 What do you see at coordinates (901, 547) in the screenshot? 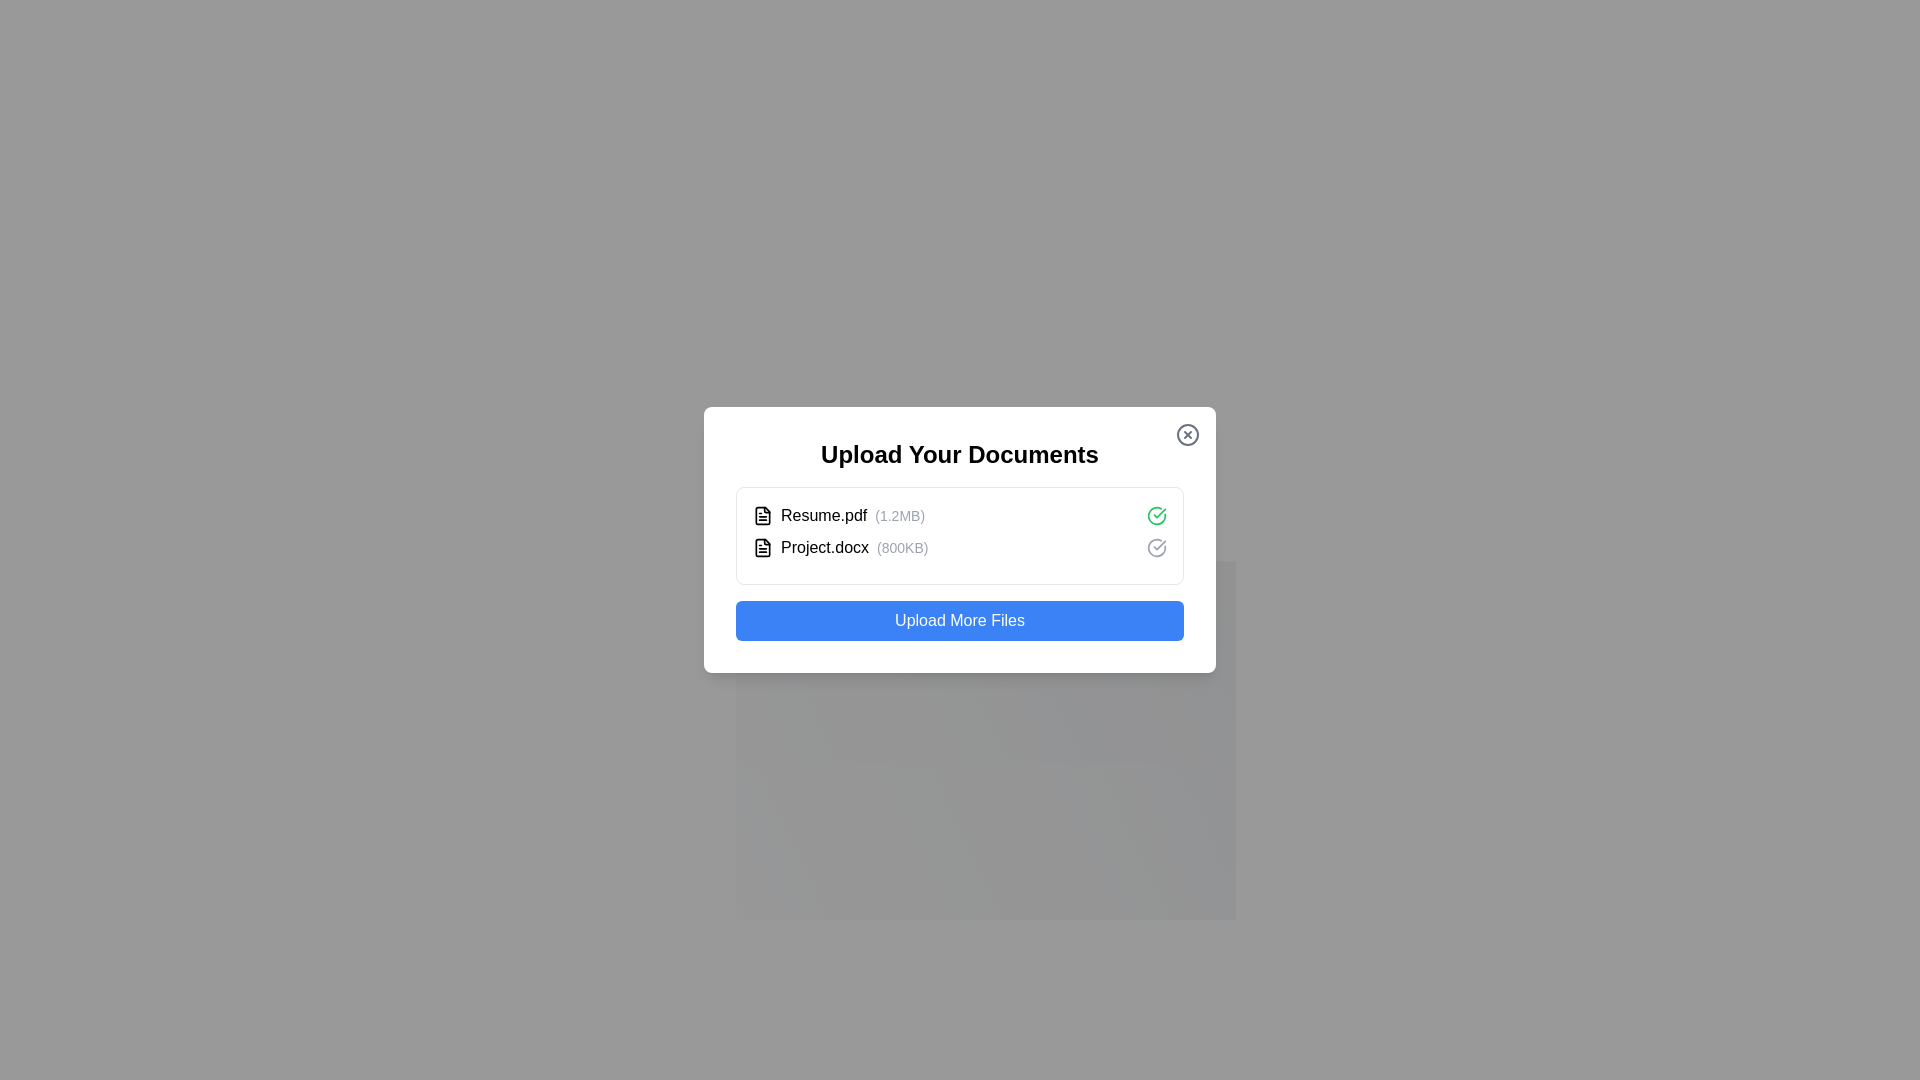
I see `the informational text displaying the file size of 'Project.docx', which is located to the right of the 'Project.docx' text` at bounding box center [901, 547].